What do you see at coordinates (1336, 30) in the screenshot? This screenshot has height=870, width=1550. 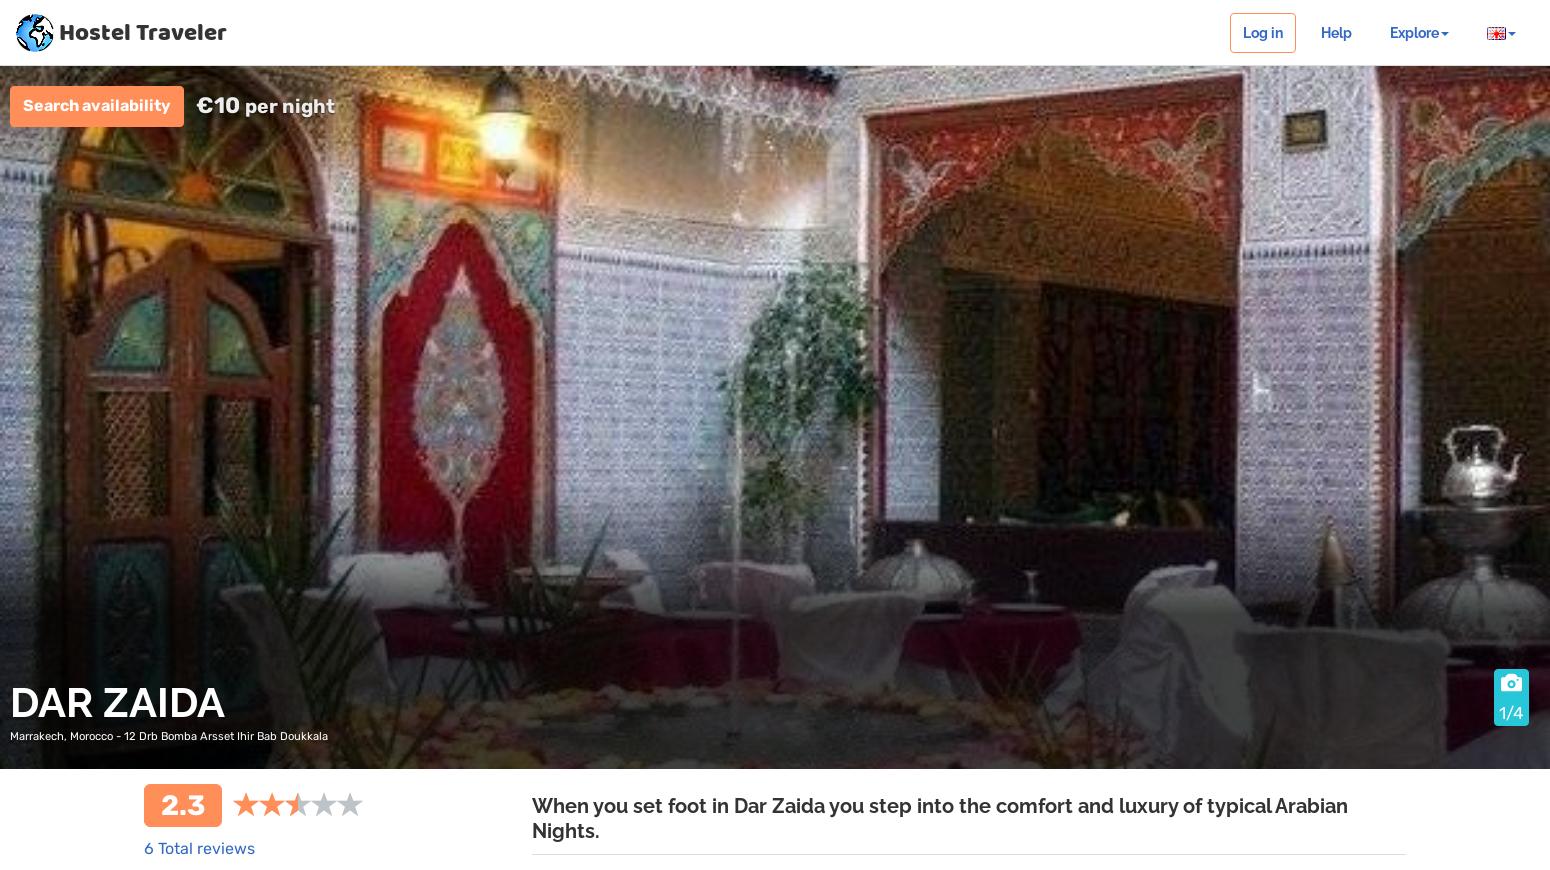 I see `'Help'` at bounding box center [1336, 30].